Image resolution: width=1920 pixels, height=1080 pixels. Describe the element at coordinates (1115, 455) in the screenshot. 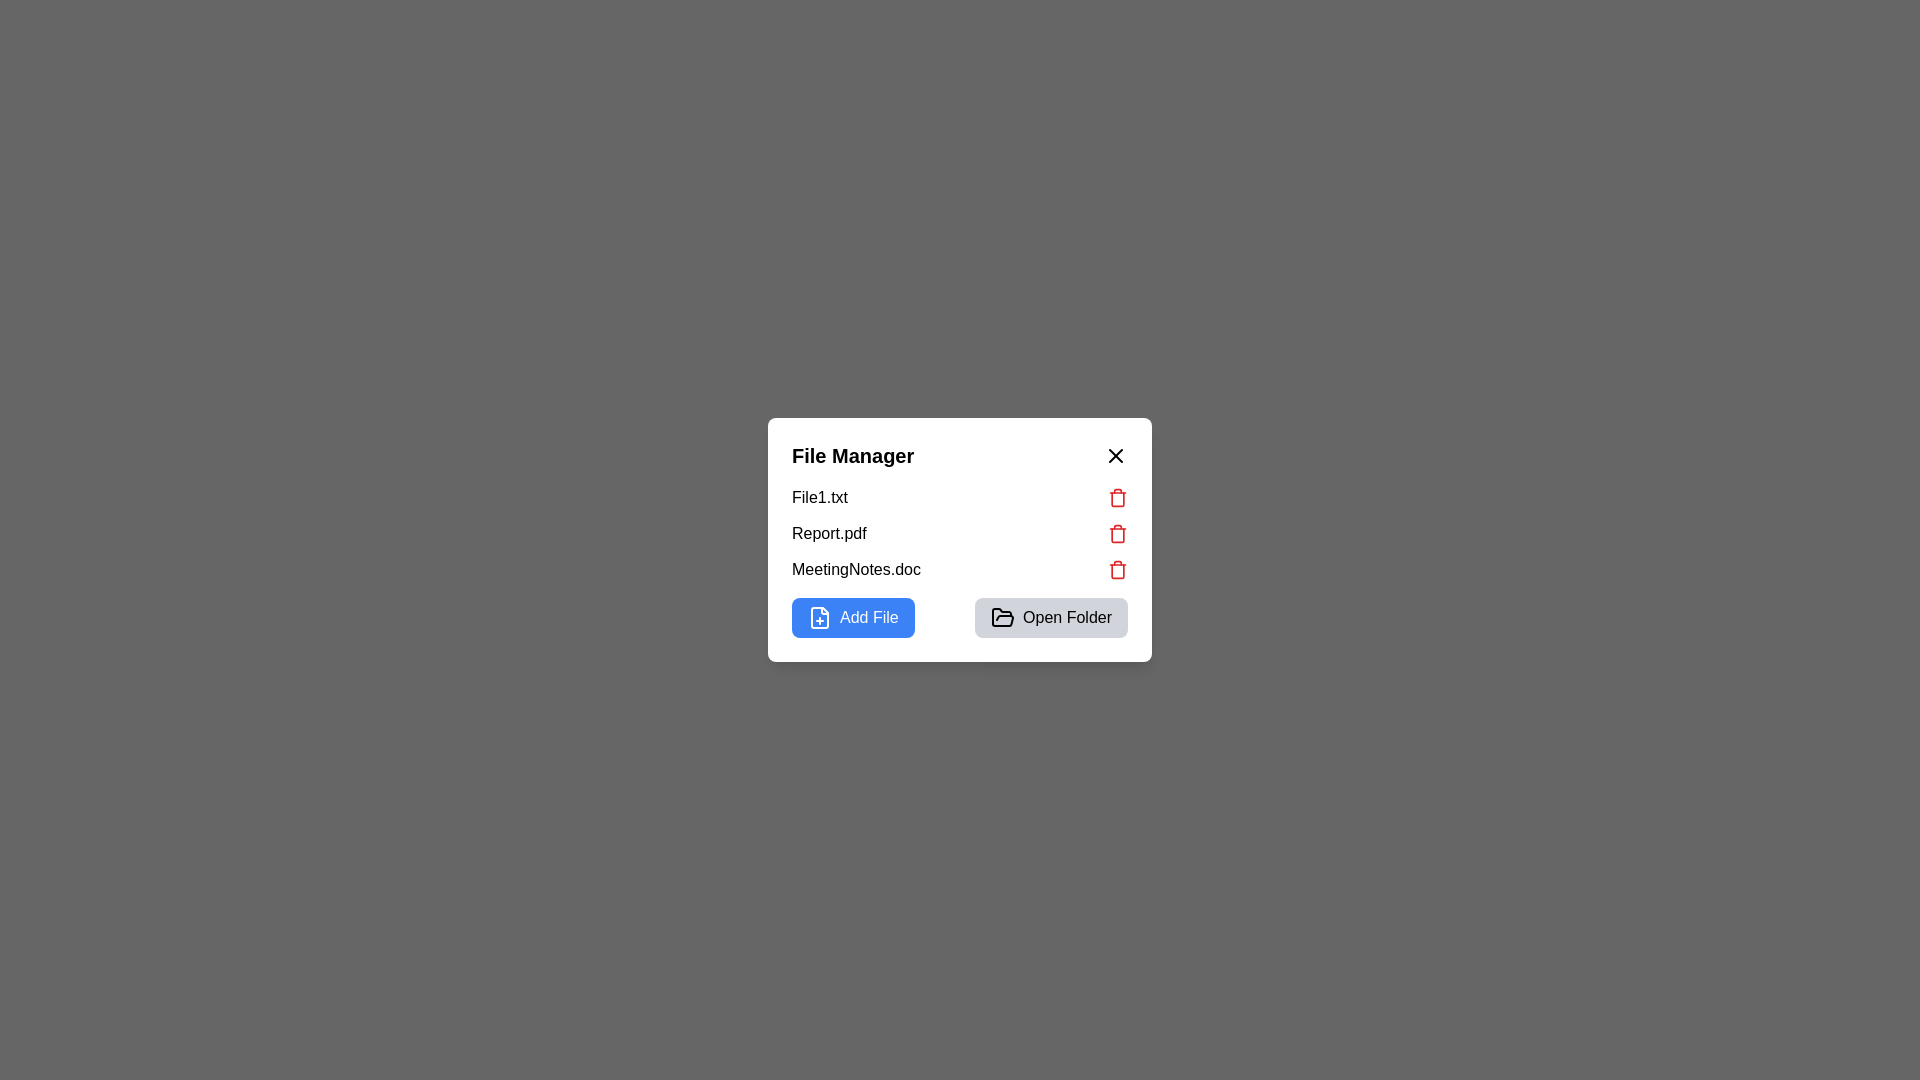

I see `the Close icon button located in the top-right corner of the File Manager interface` at that location.